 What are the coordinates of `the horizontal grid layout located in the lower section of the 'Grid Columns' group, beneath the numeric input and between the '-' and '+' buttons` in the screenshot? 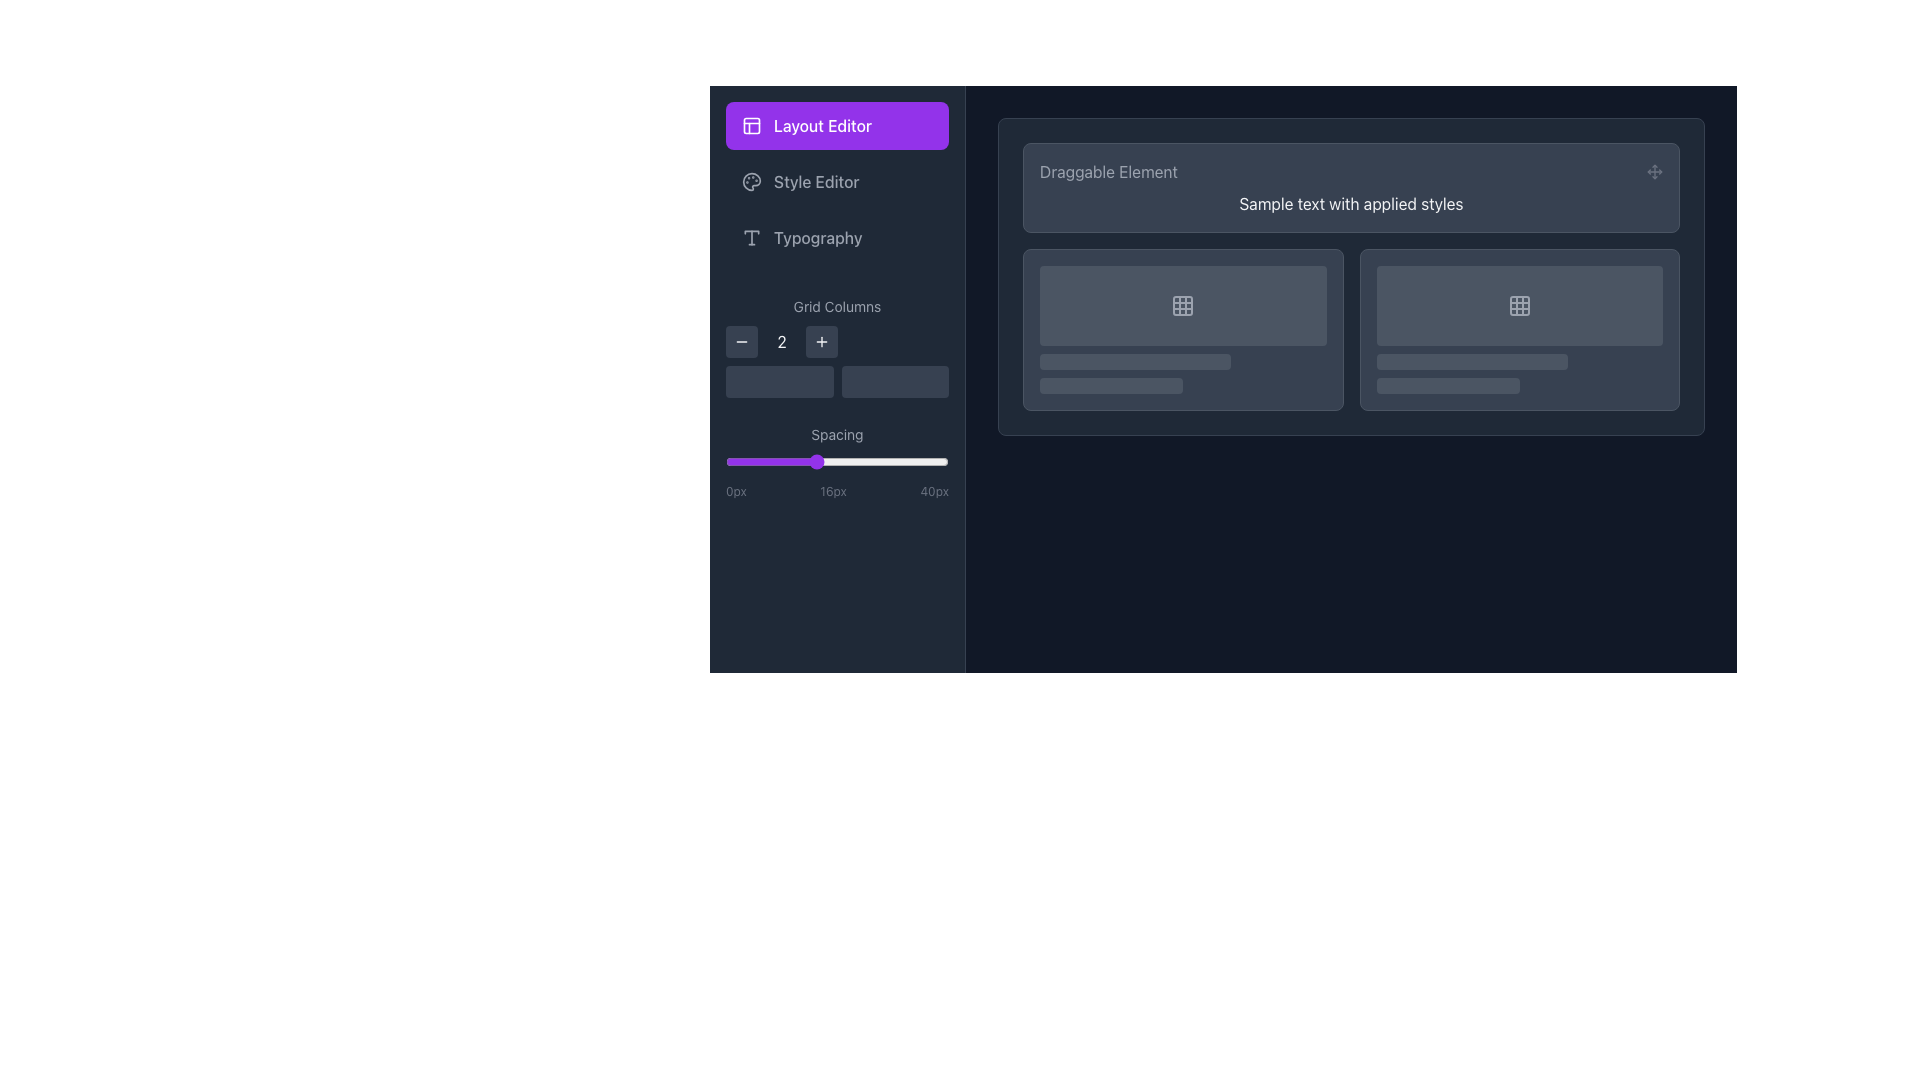 It's located at (837, 381).